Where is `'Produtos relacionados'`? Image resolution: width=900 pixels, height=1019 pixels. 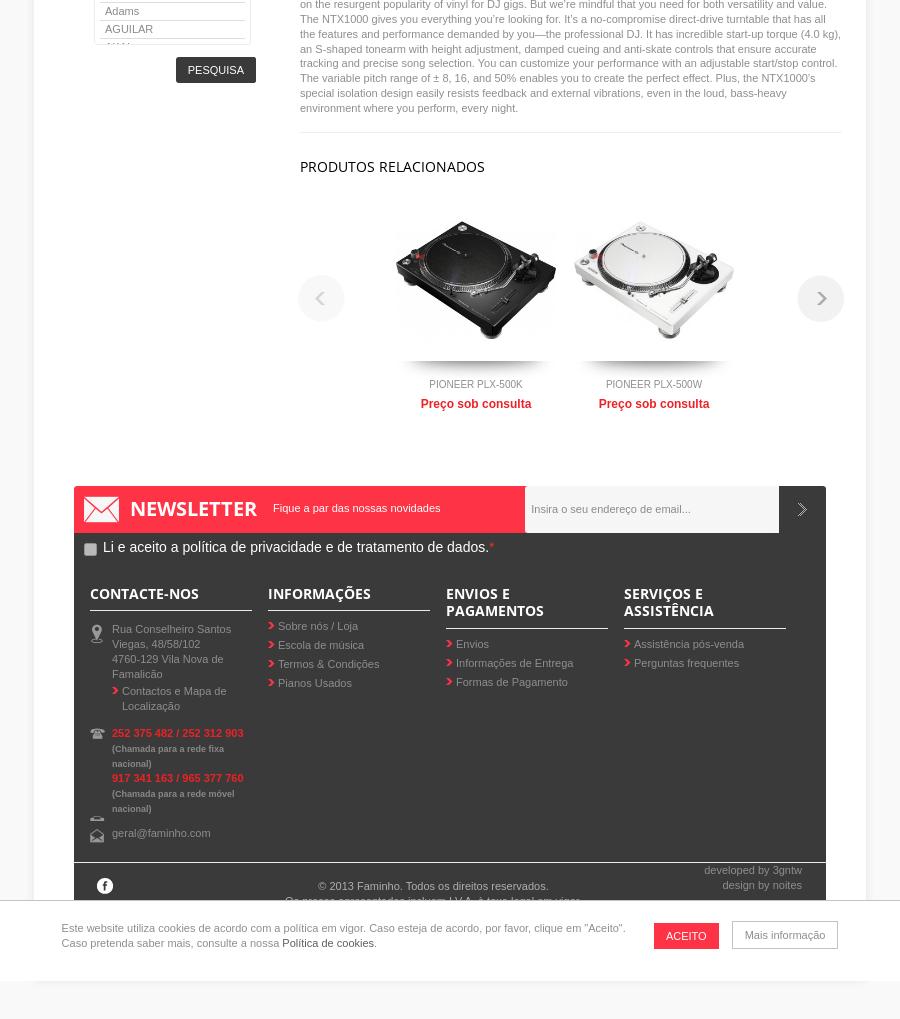
'Produtos relacionados' is located at coordinates (298, 165).